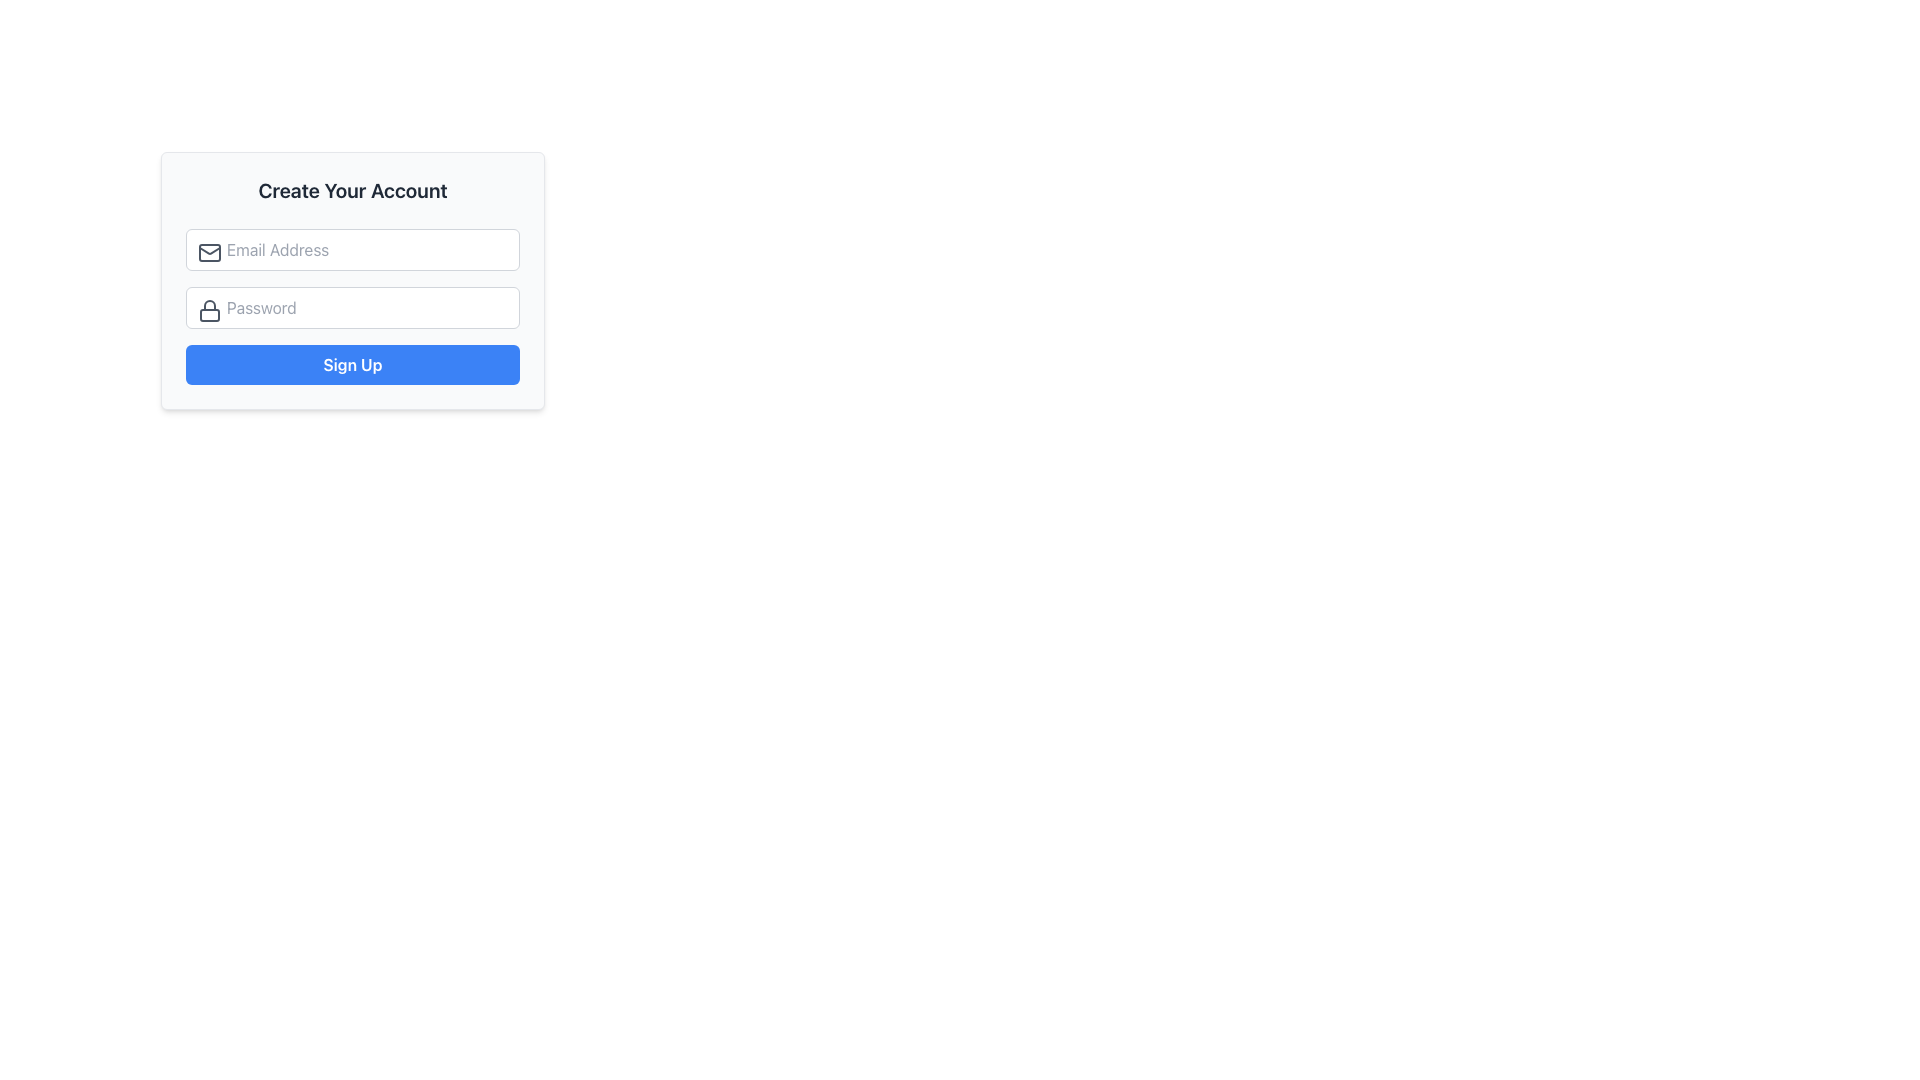 The width and height of the screenshot is (1920, 1080). Describe the element at coordinates (210, 311) in the screenshot. I see `the lock icon located within the password input field, which is styled with a gray color and positioned to the left of the 'Password' placeholder text` at that location.